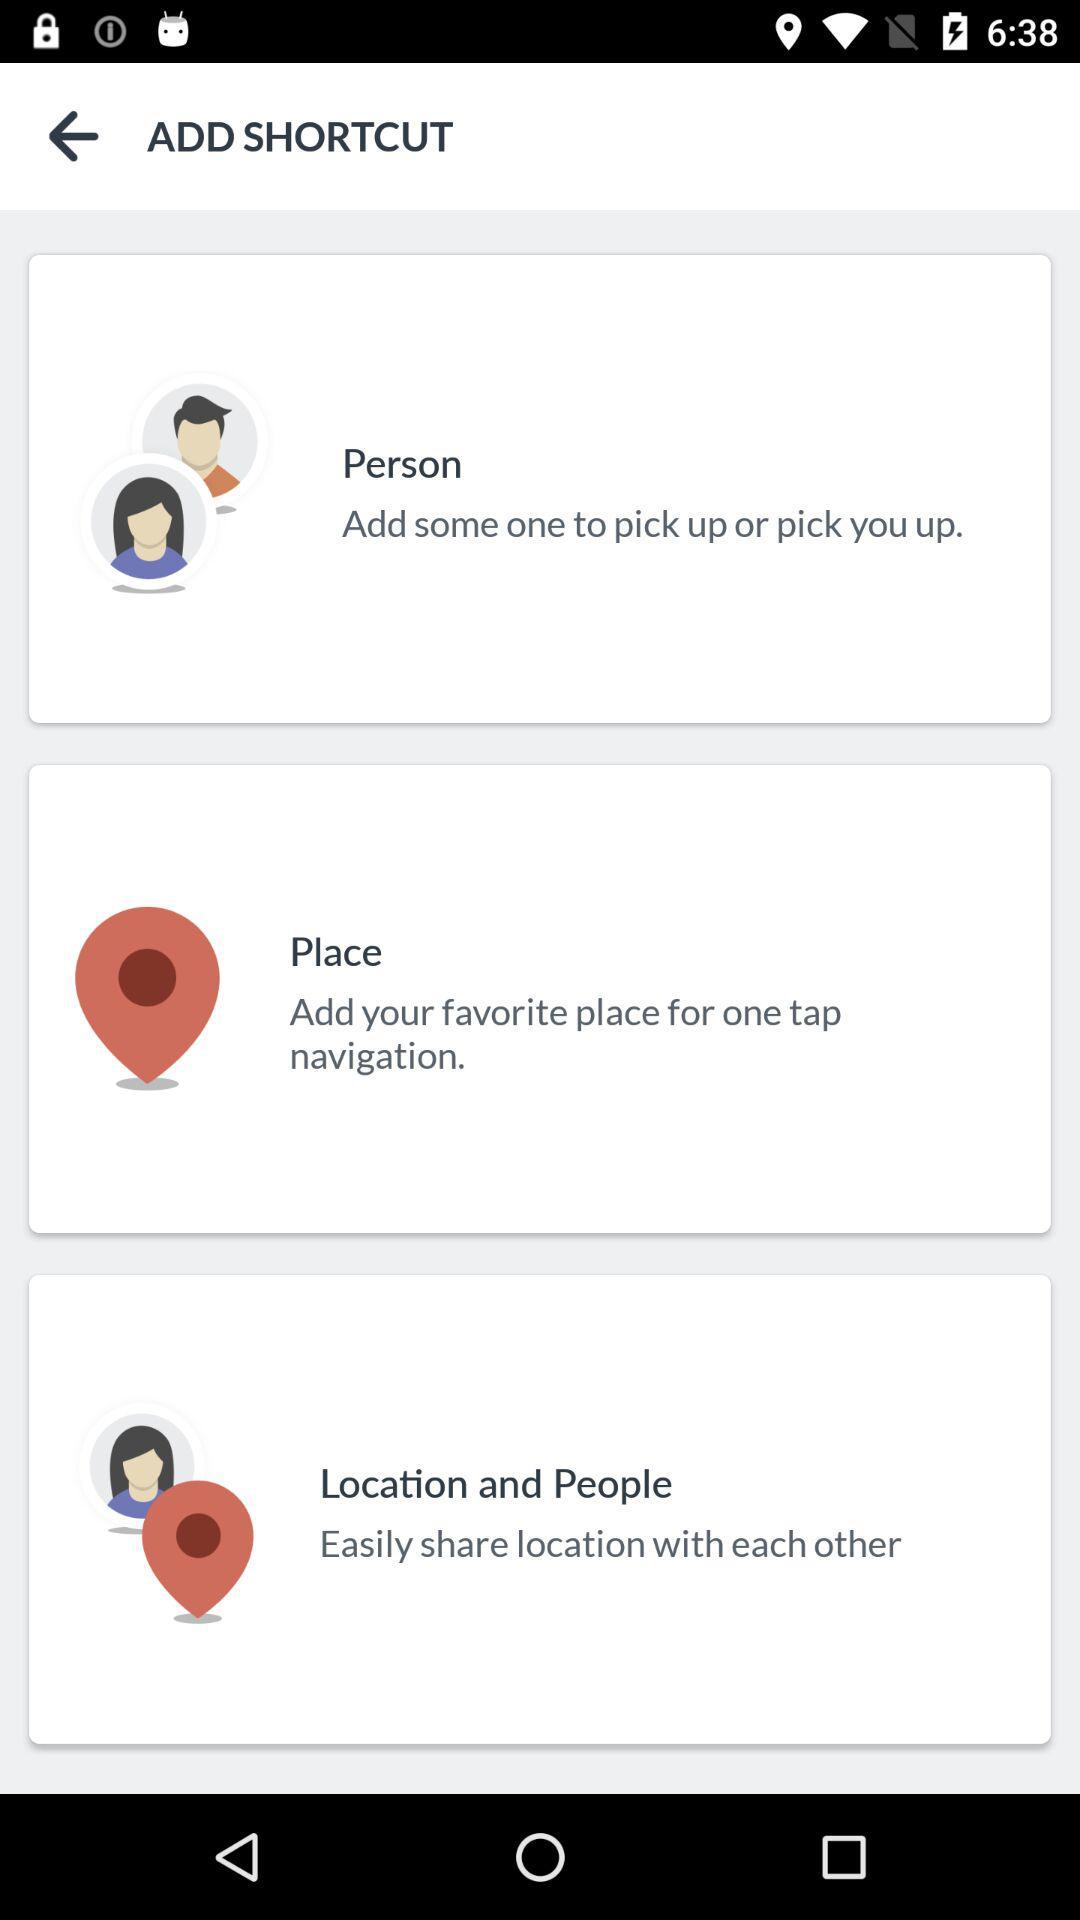  I want to click on the arrow_backward icon, so click(72, 135).